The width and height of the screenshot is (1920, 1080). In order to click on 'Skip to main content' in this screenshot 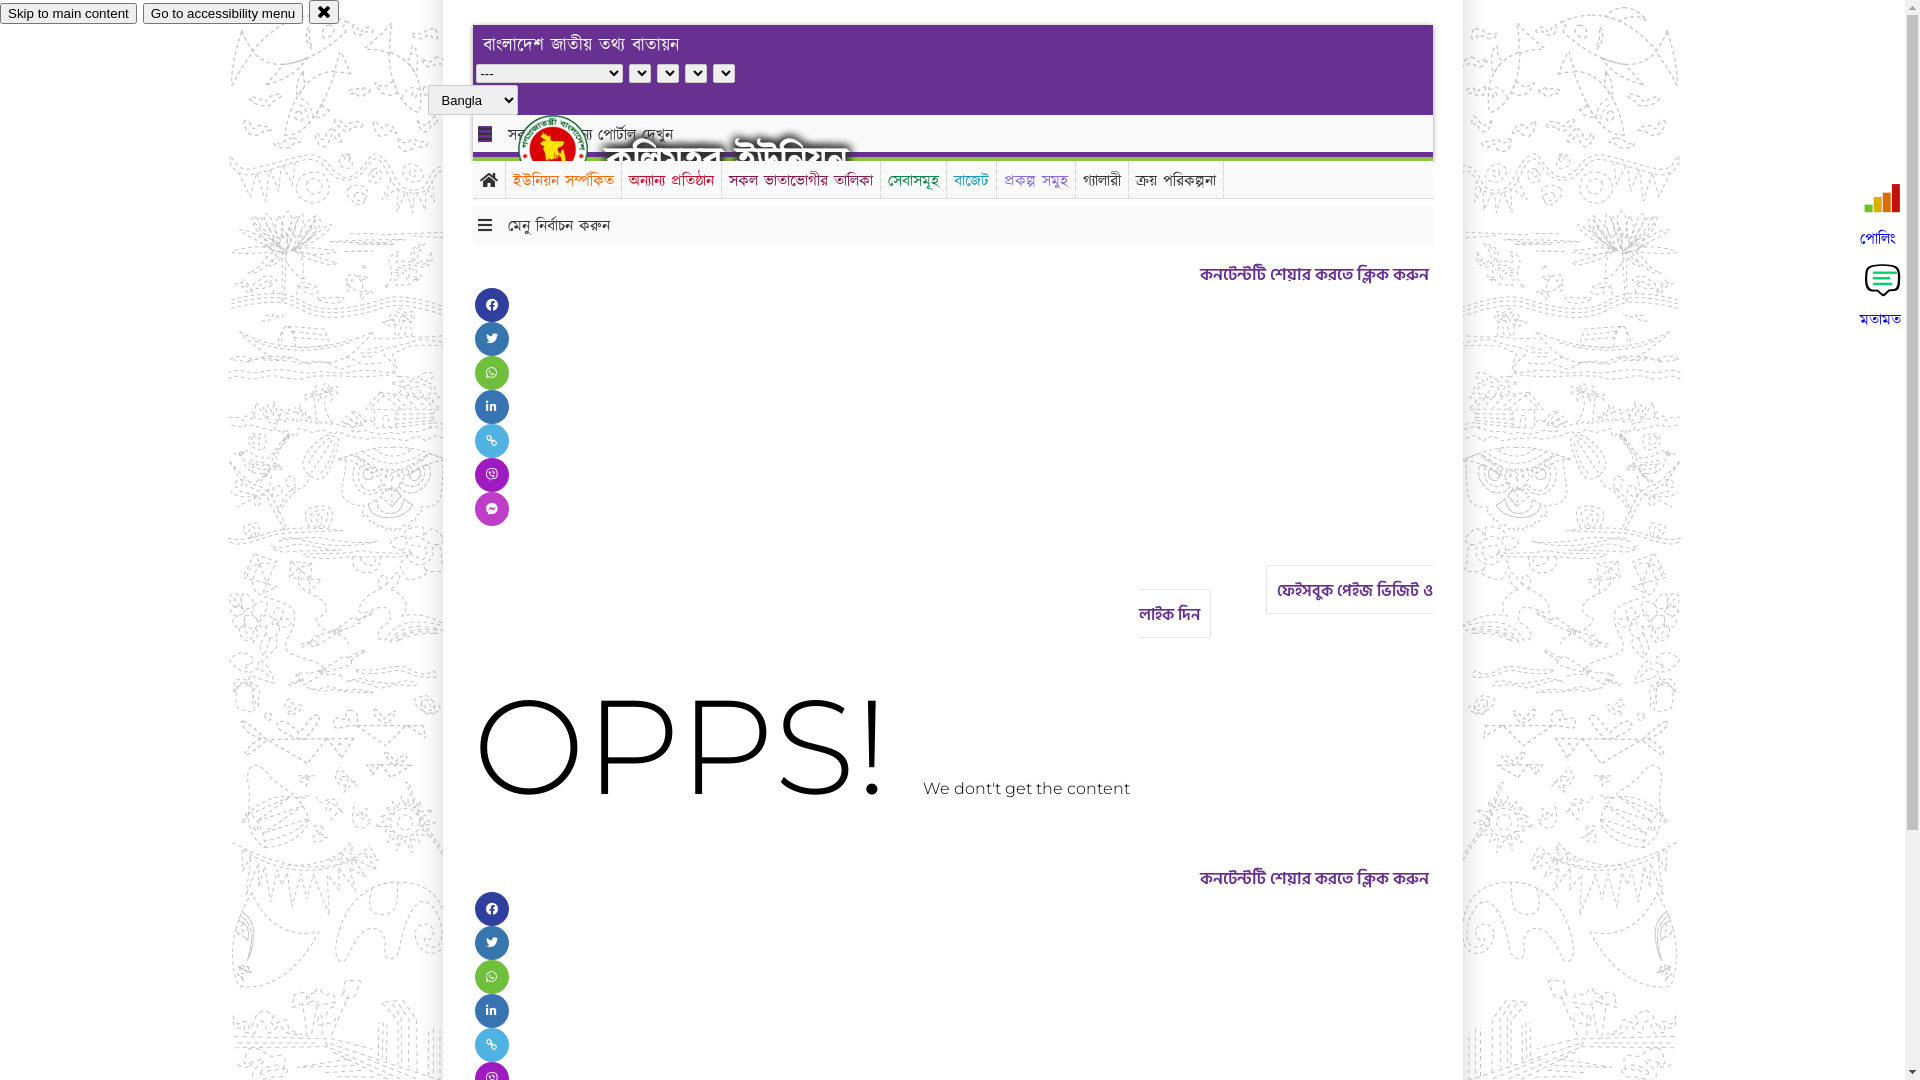, I will do `click(0, 13)`.